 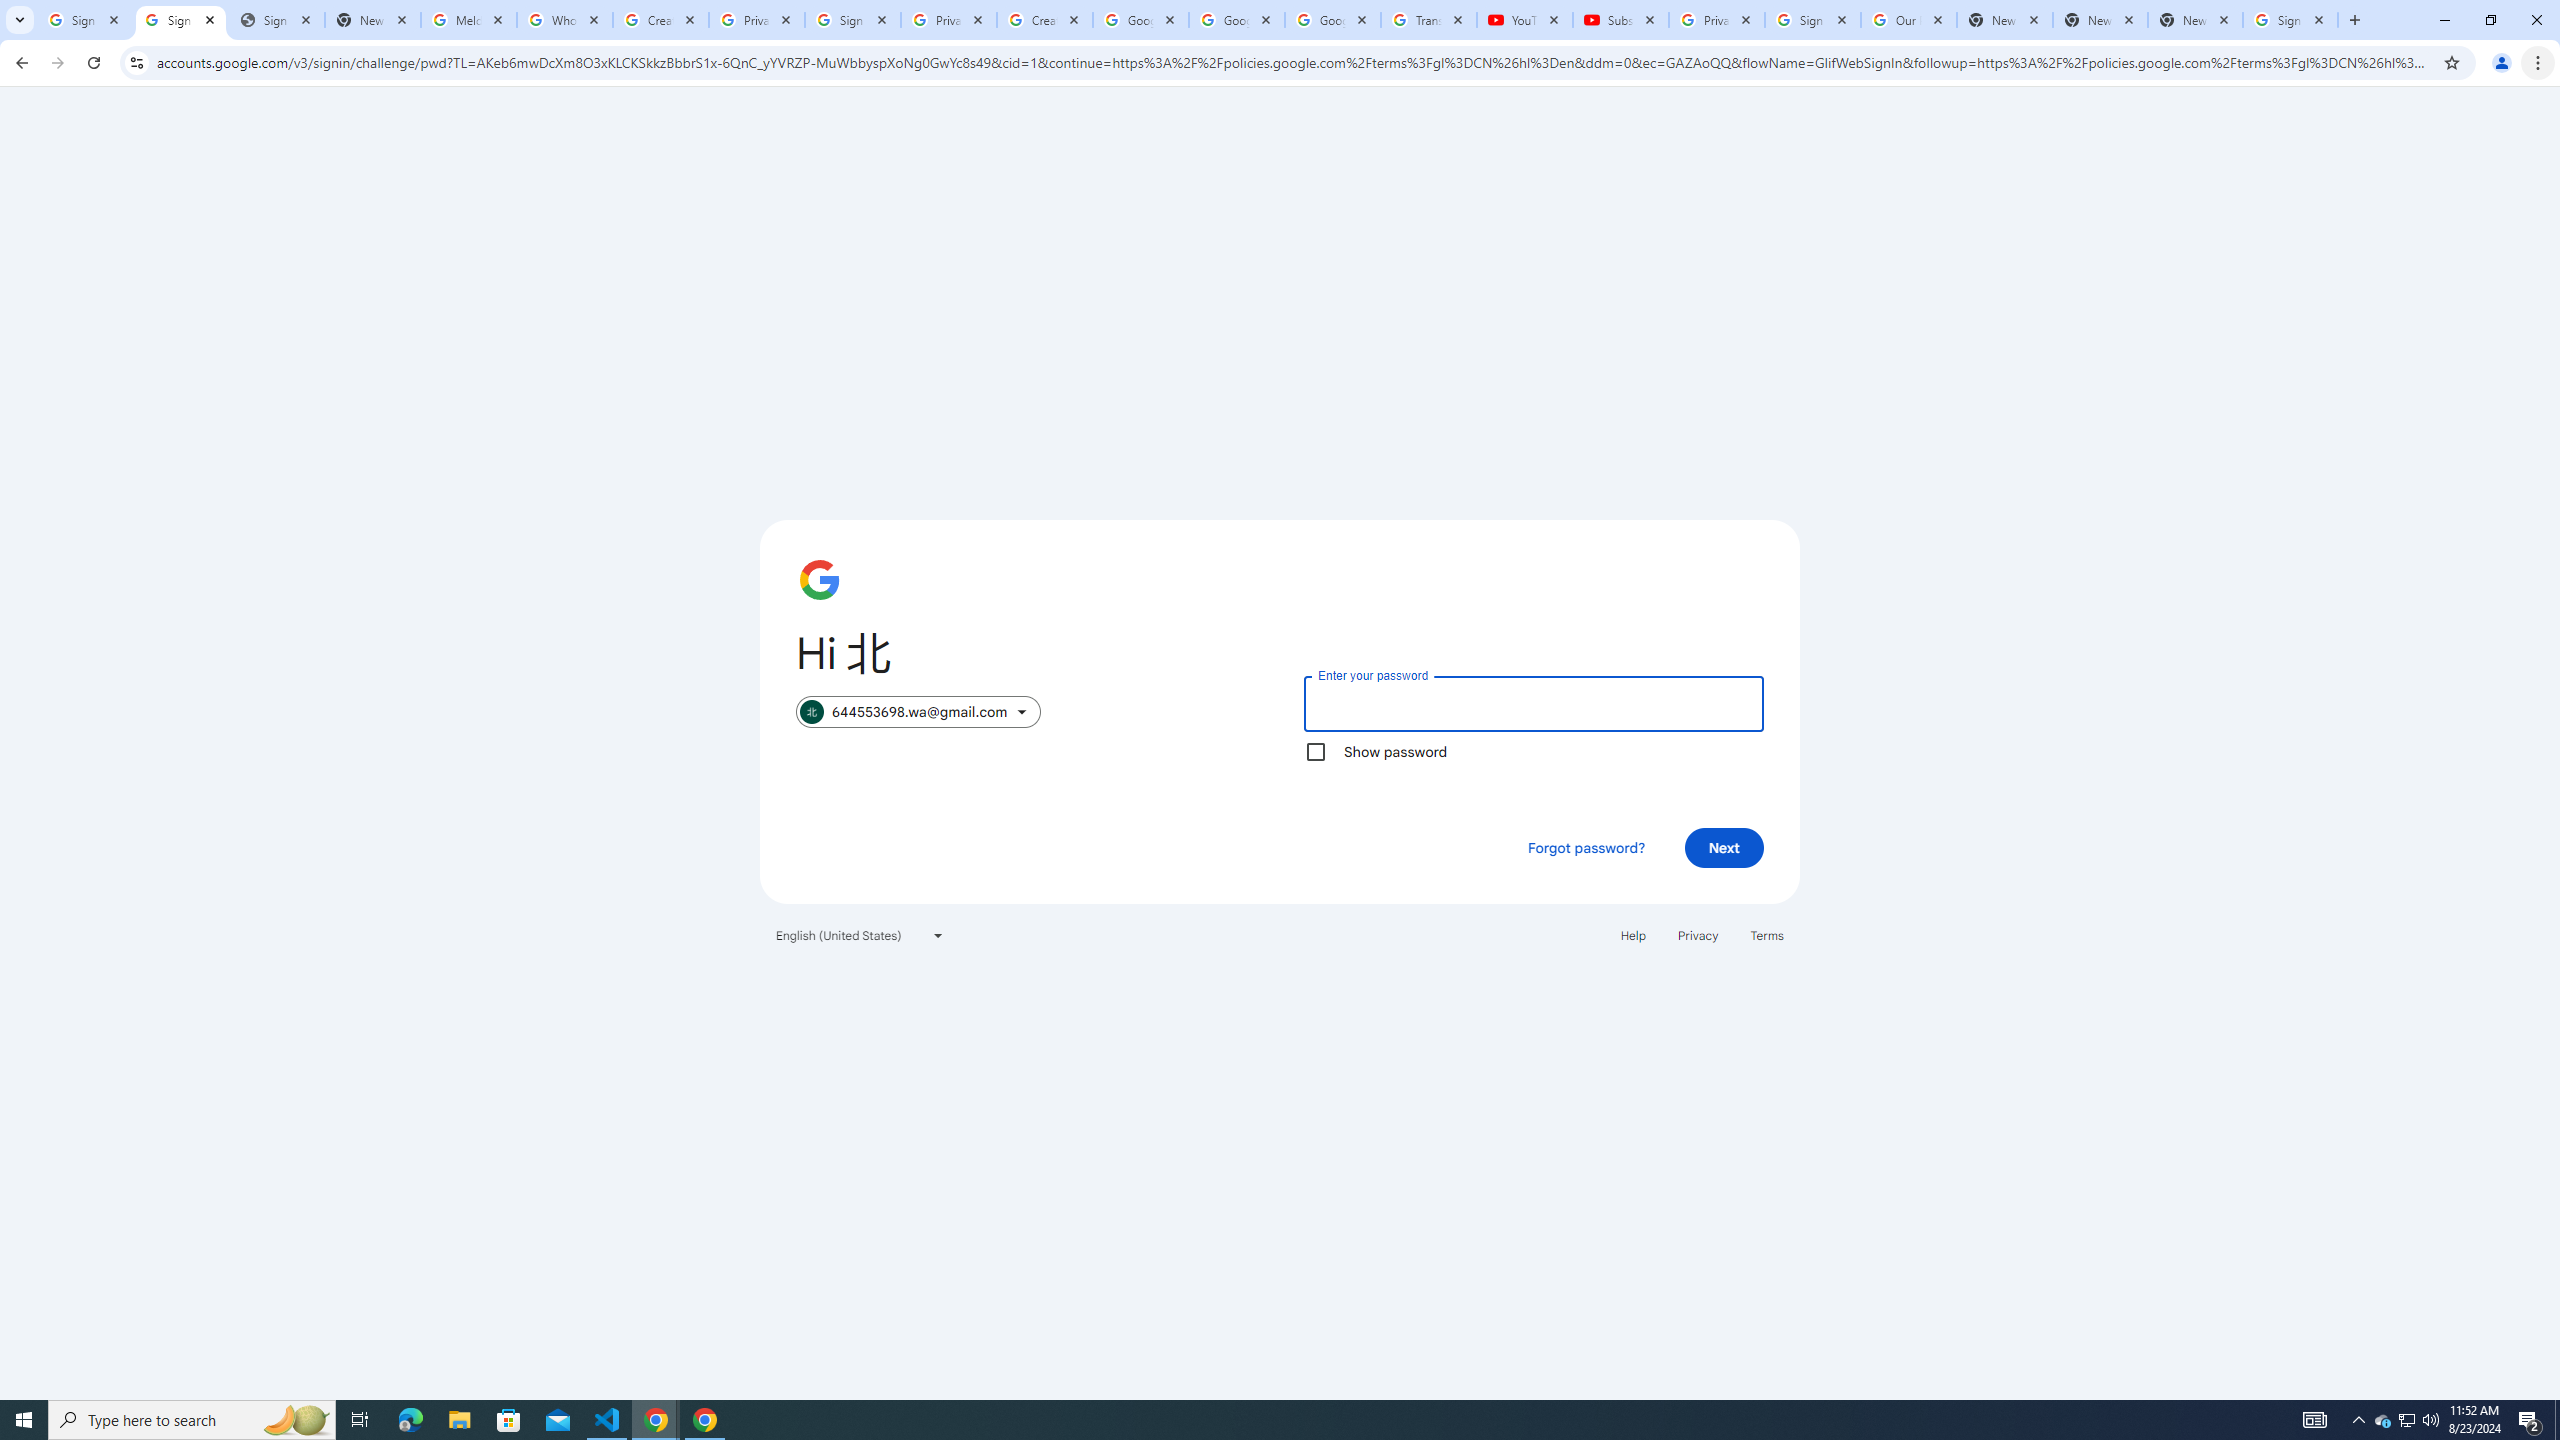 What do you see at coordinates (2290, 19) in the screenshot?
I see `'Sign in - Google Accounts'` at bounding box center [2290, 19].